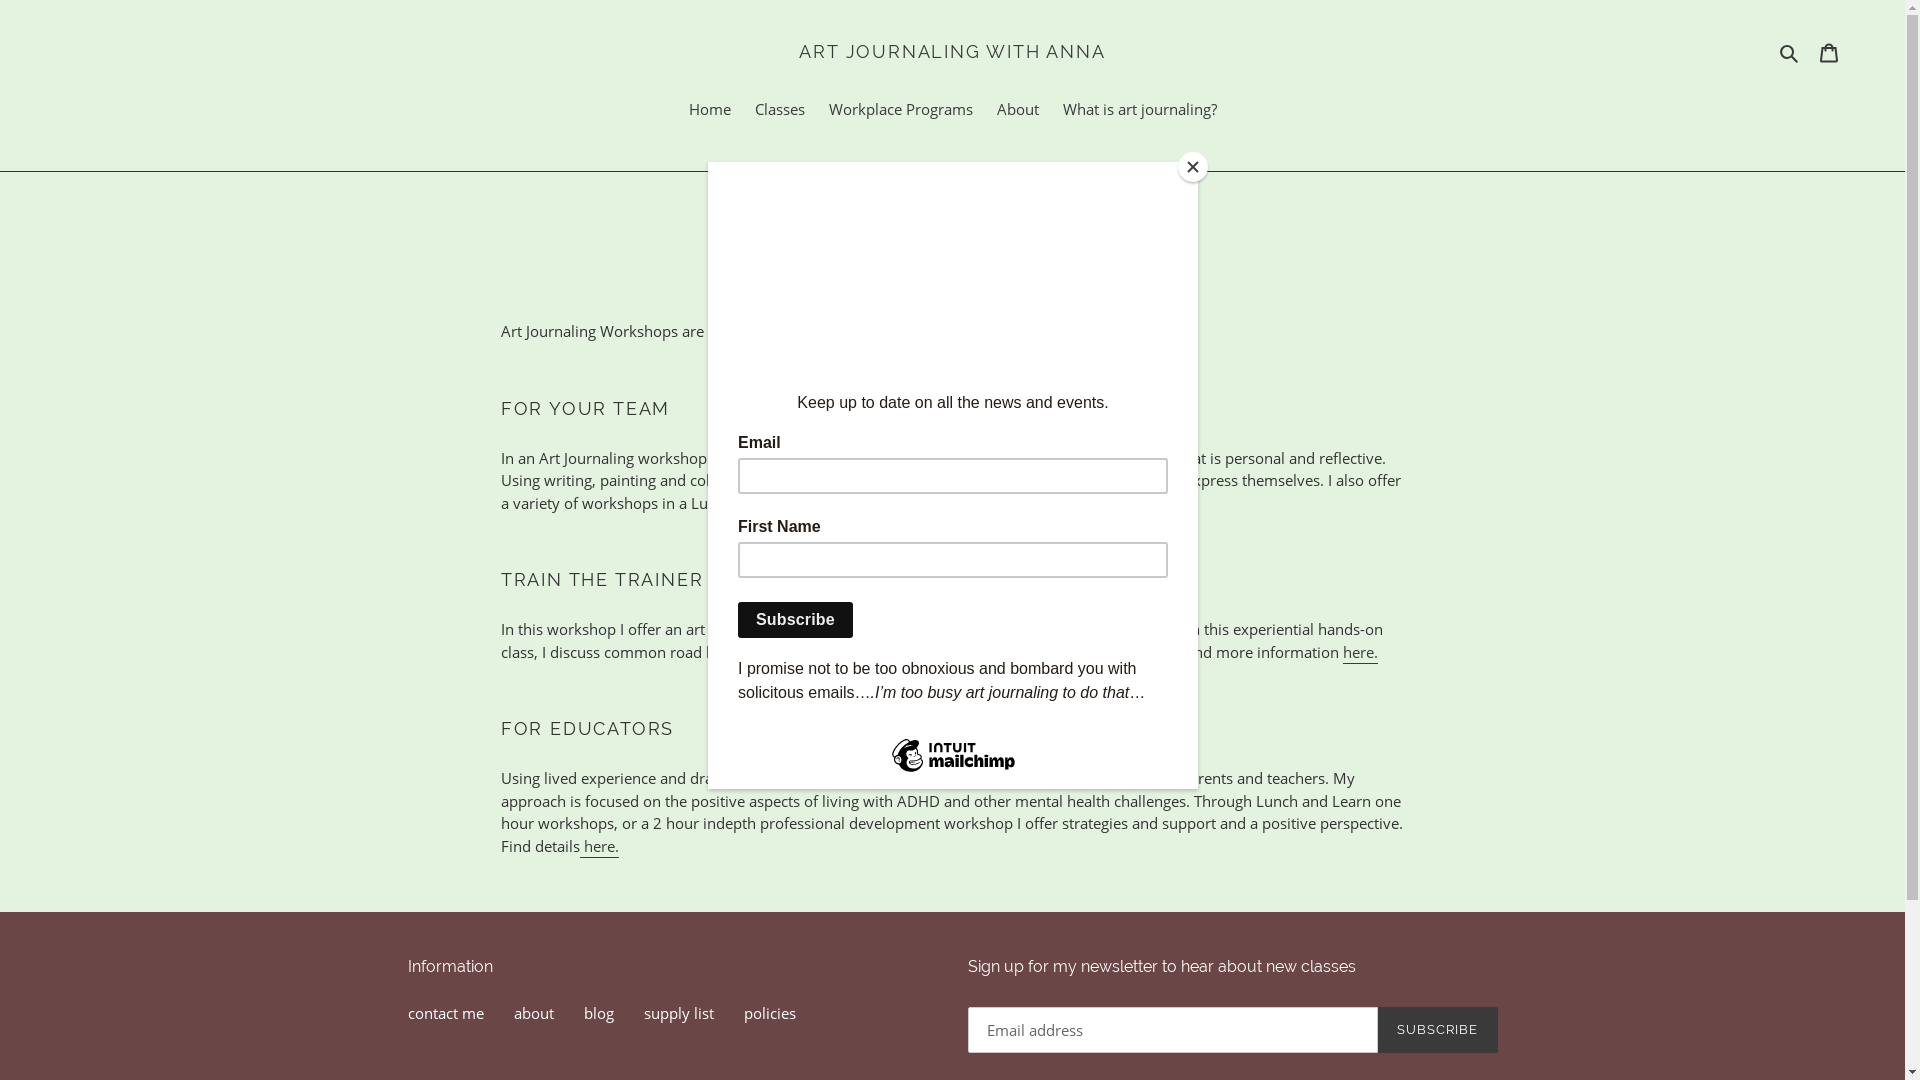 The width and height of the screenshot is (1920, 1080). What do you see at coordinates (513, 1013) in the screenshot?
I see `'about'` at bounding box center [513, 1013].